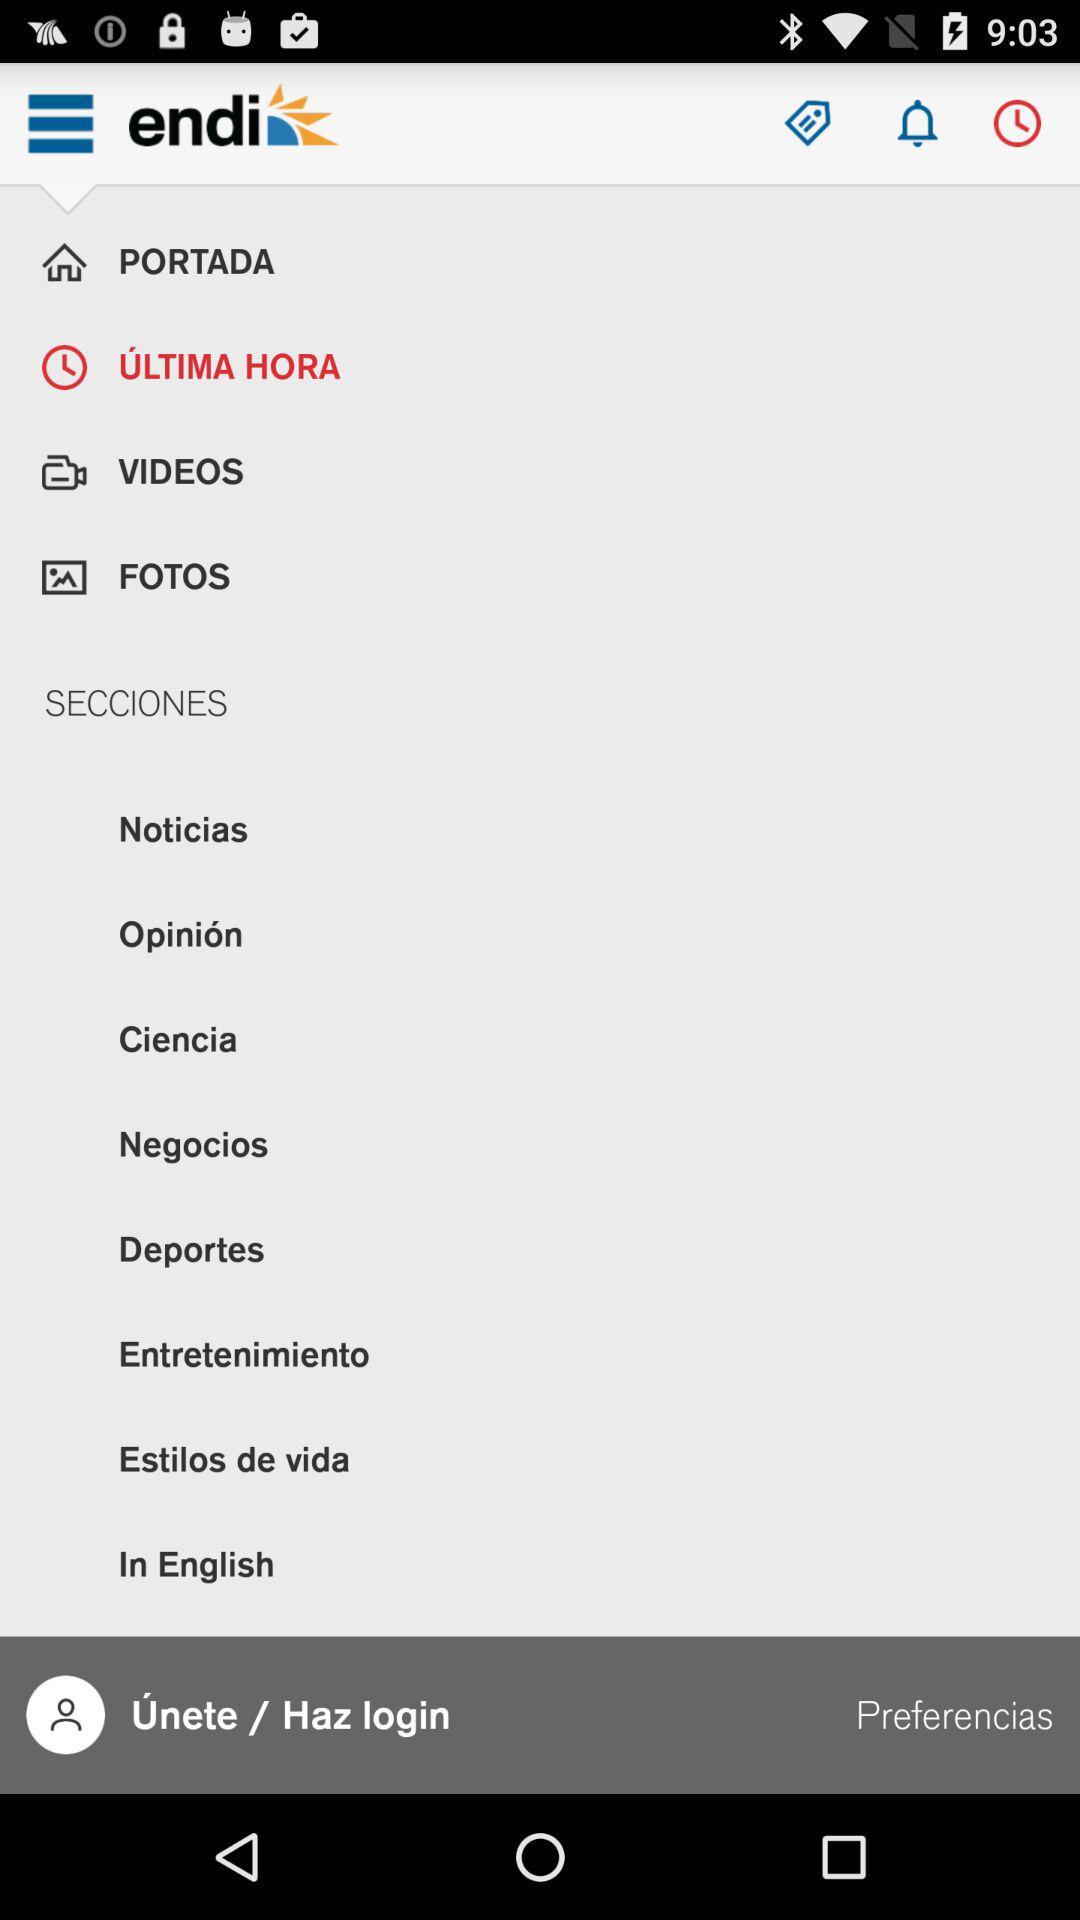 Image resolution: width=1080 pixels, height=1920 pixels. What do you see at coordinates (1017, 131) in the screenshot?
I see `the time icon` at bounding box center [1017, 131].